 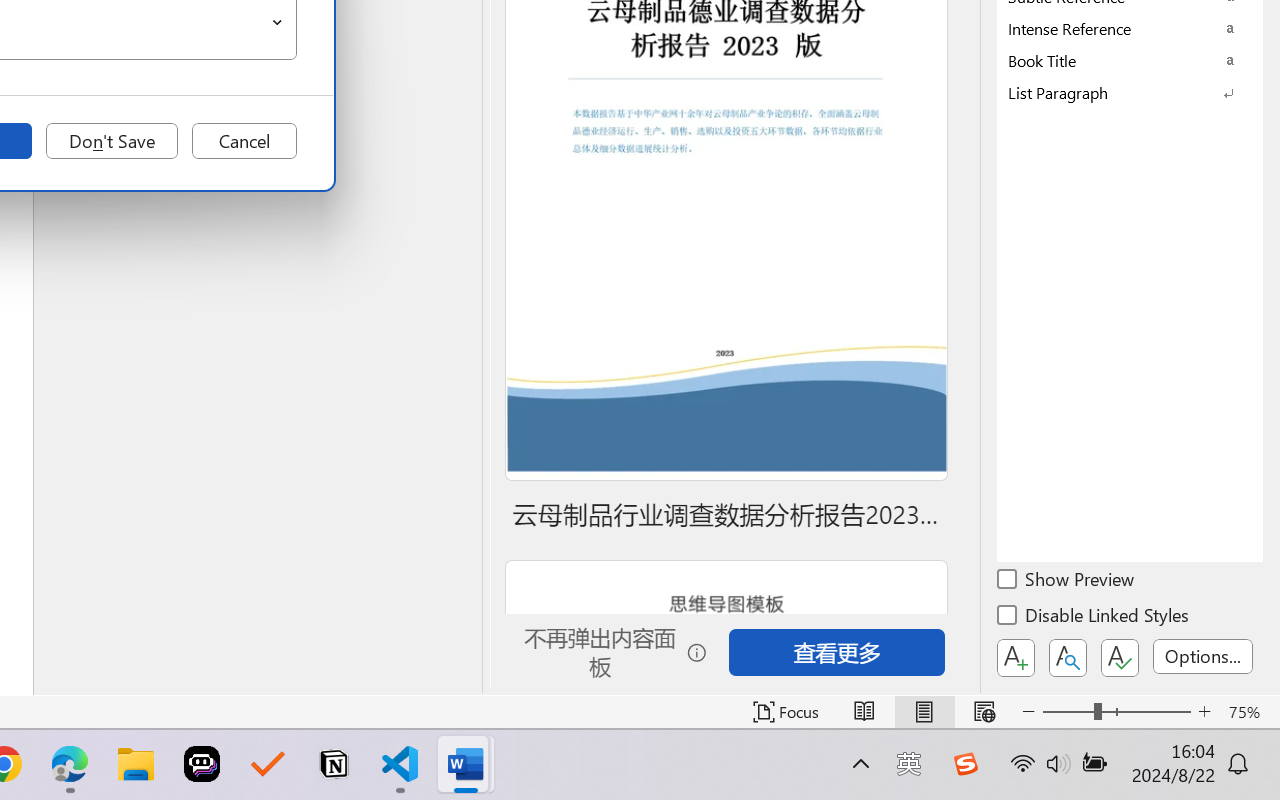 I want to click on 'Disable Linked Styles', so click(x=1094, y=618).